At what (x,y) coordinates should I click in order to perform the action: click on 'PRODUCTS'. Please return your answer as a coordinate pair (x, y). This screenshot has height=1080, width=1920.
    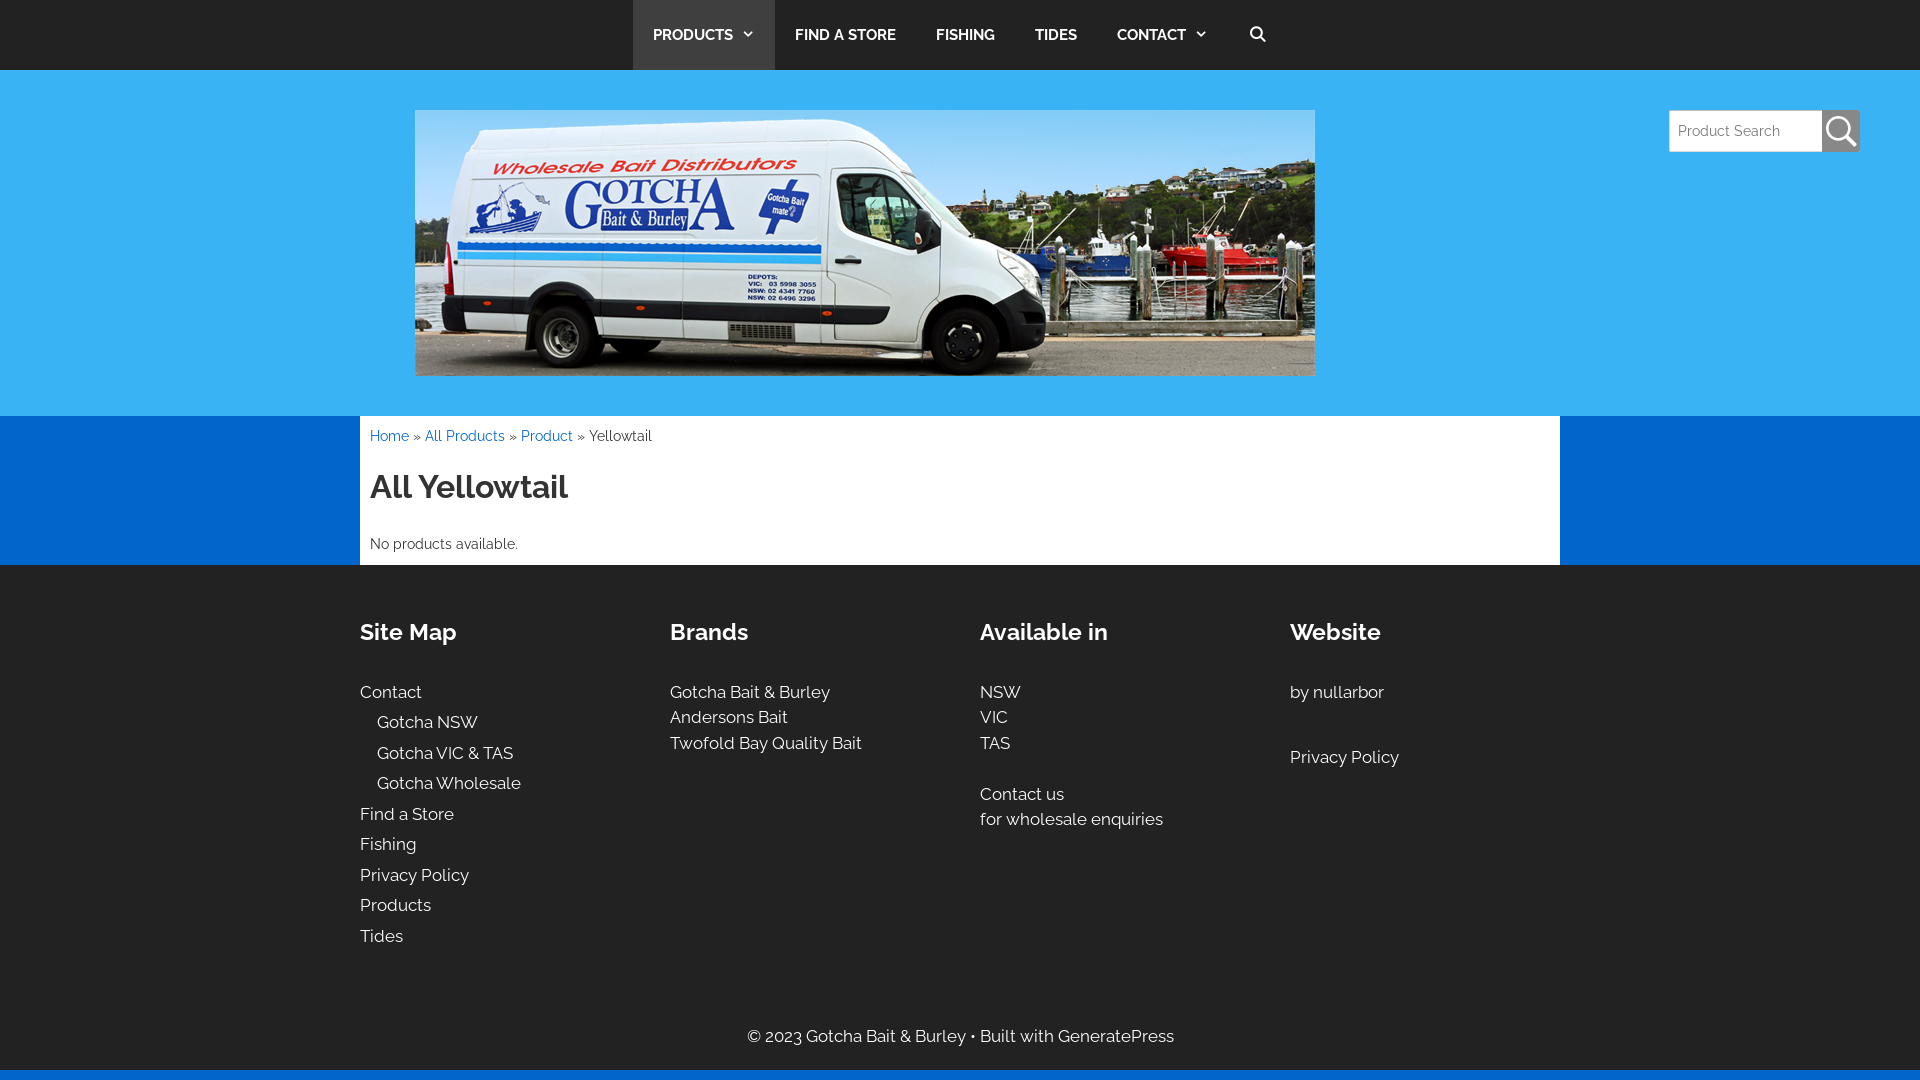
    Looking at the image, I should click on (632, 34).